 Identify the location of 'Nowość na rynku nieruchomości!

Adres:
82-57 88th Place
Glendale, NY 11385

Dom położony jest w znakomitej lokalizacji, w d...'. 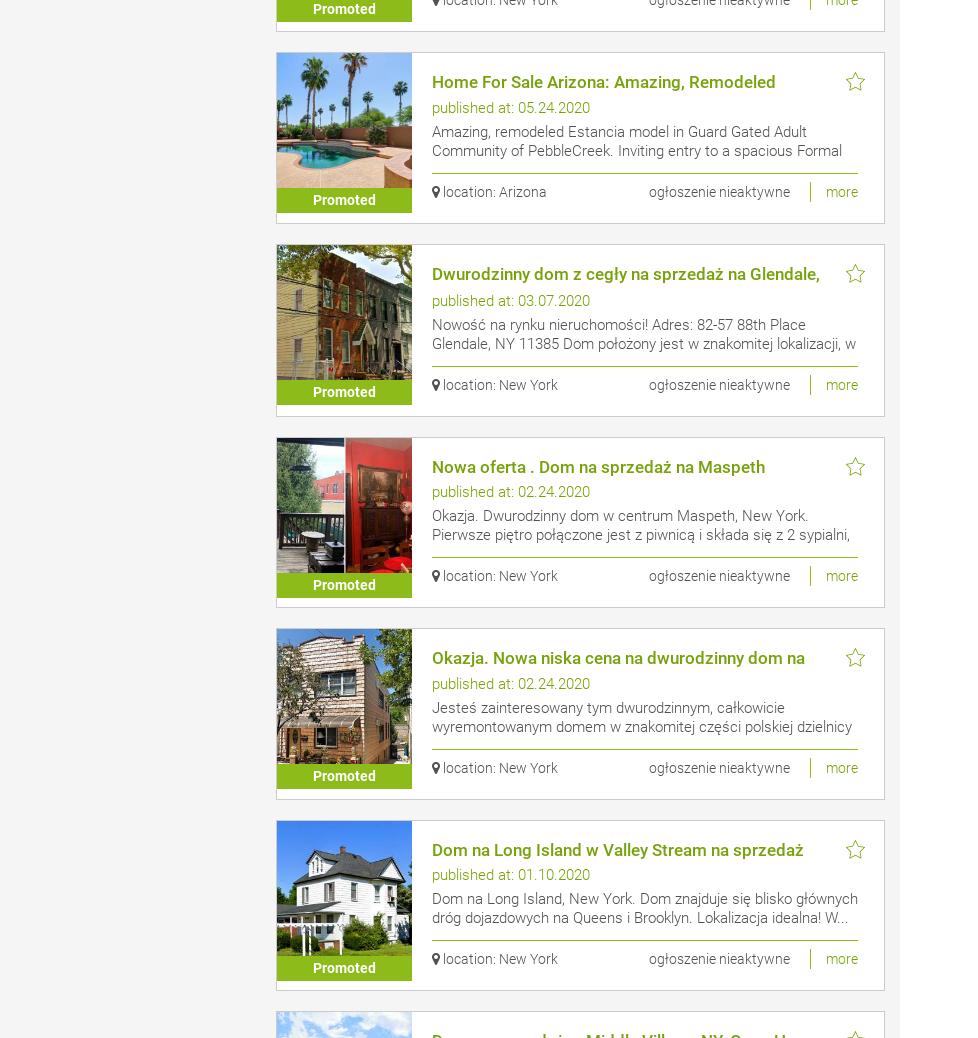
(643, 342).